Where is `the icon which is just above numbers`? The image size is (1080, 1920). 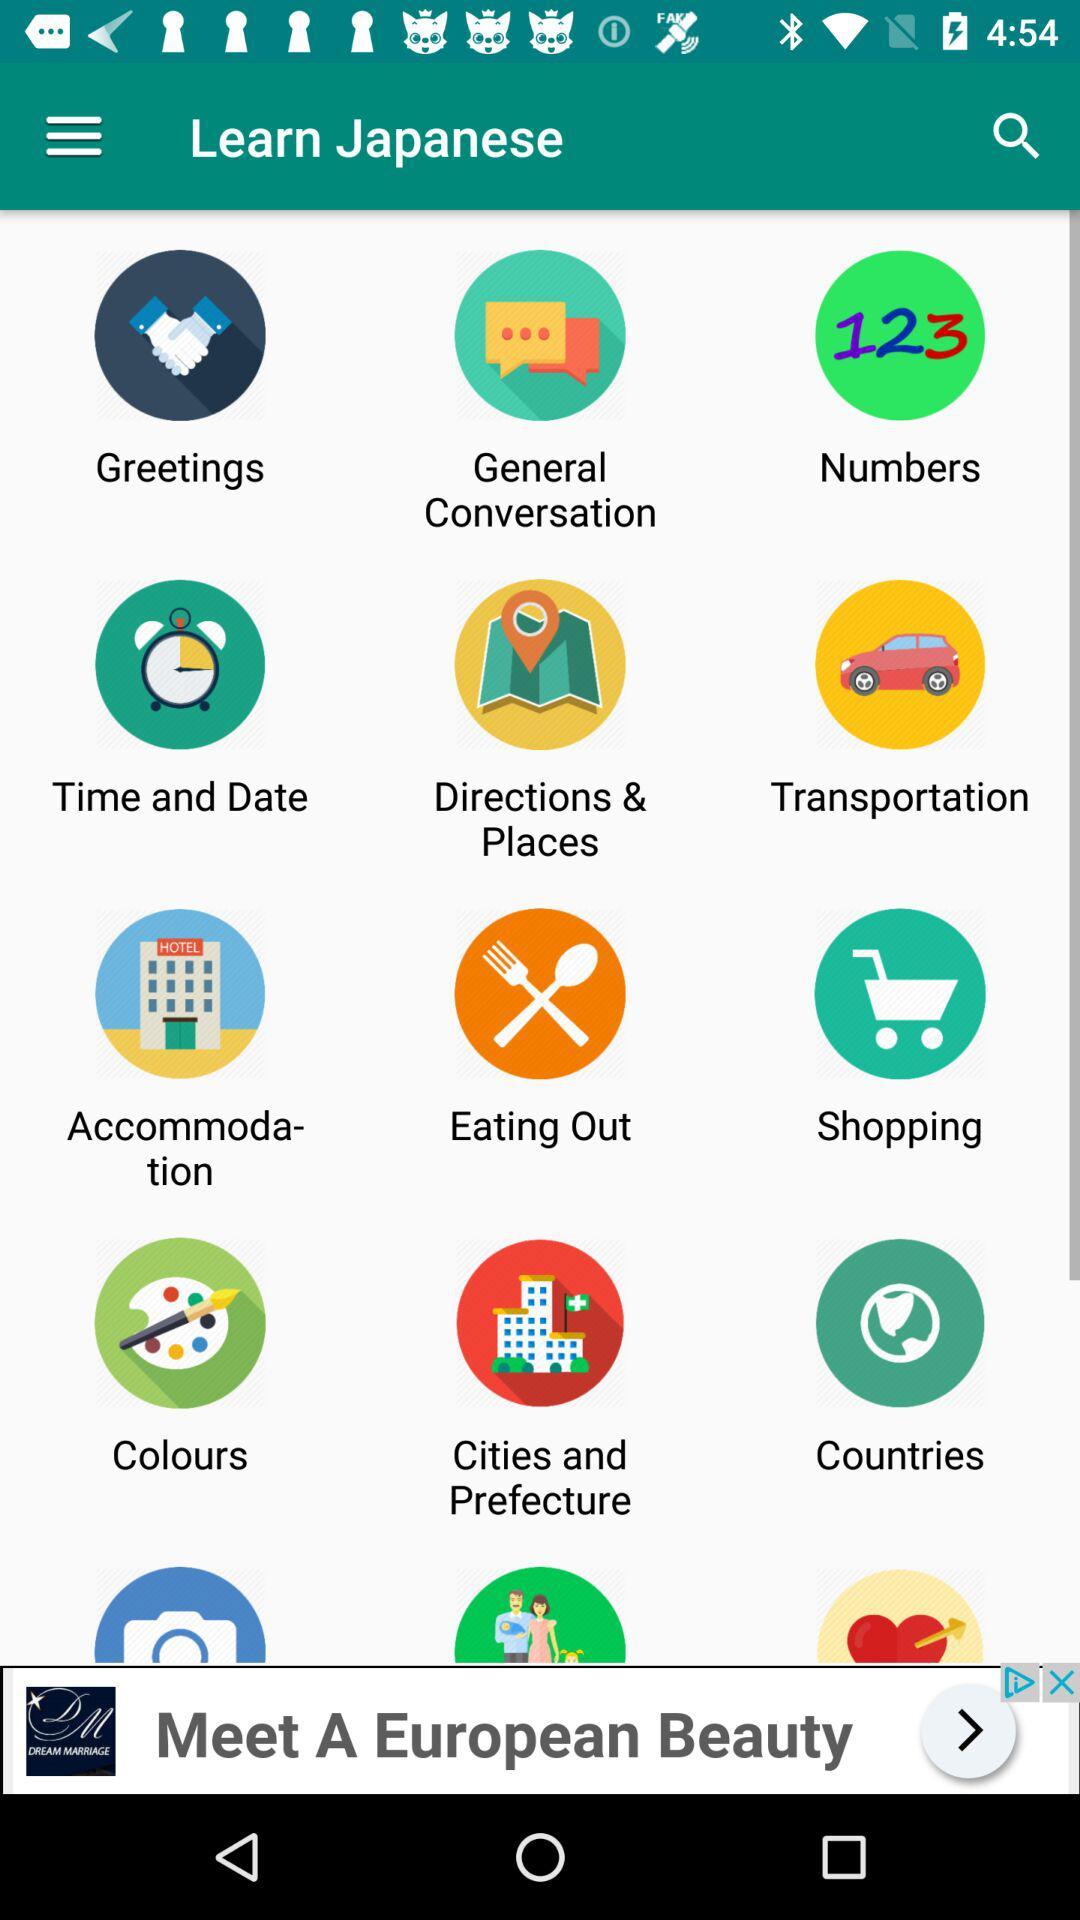
the icon which is just above numbers is located at coordinates (900, 335).